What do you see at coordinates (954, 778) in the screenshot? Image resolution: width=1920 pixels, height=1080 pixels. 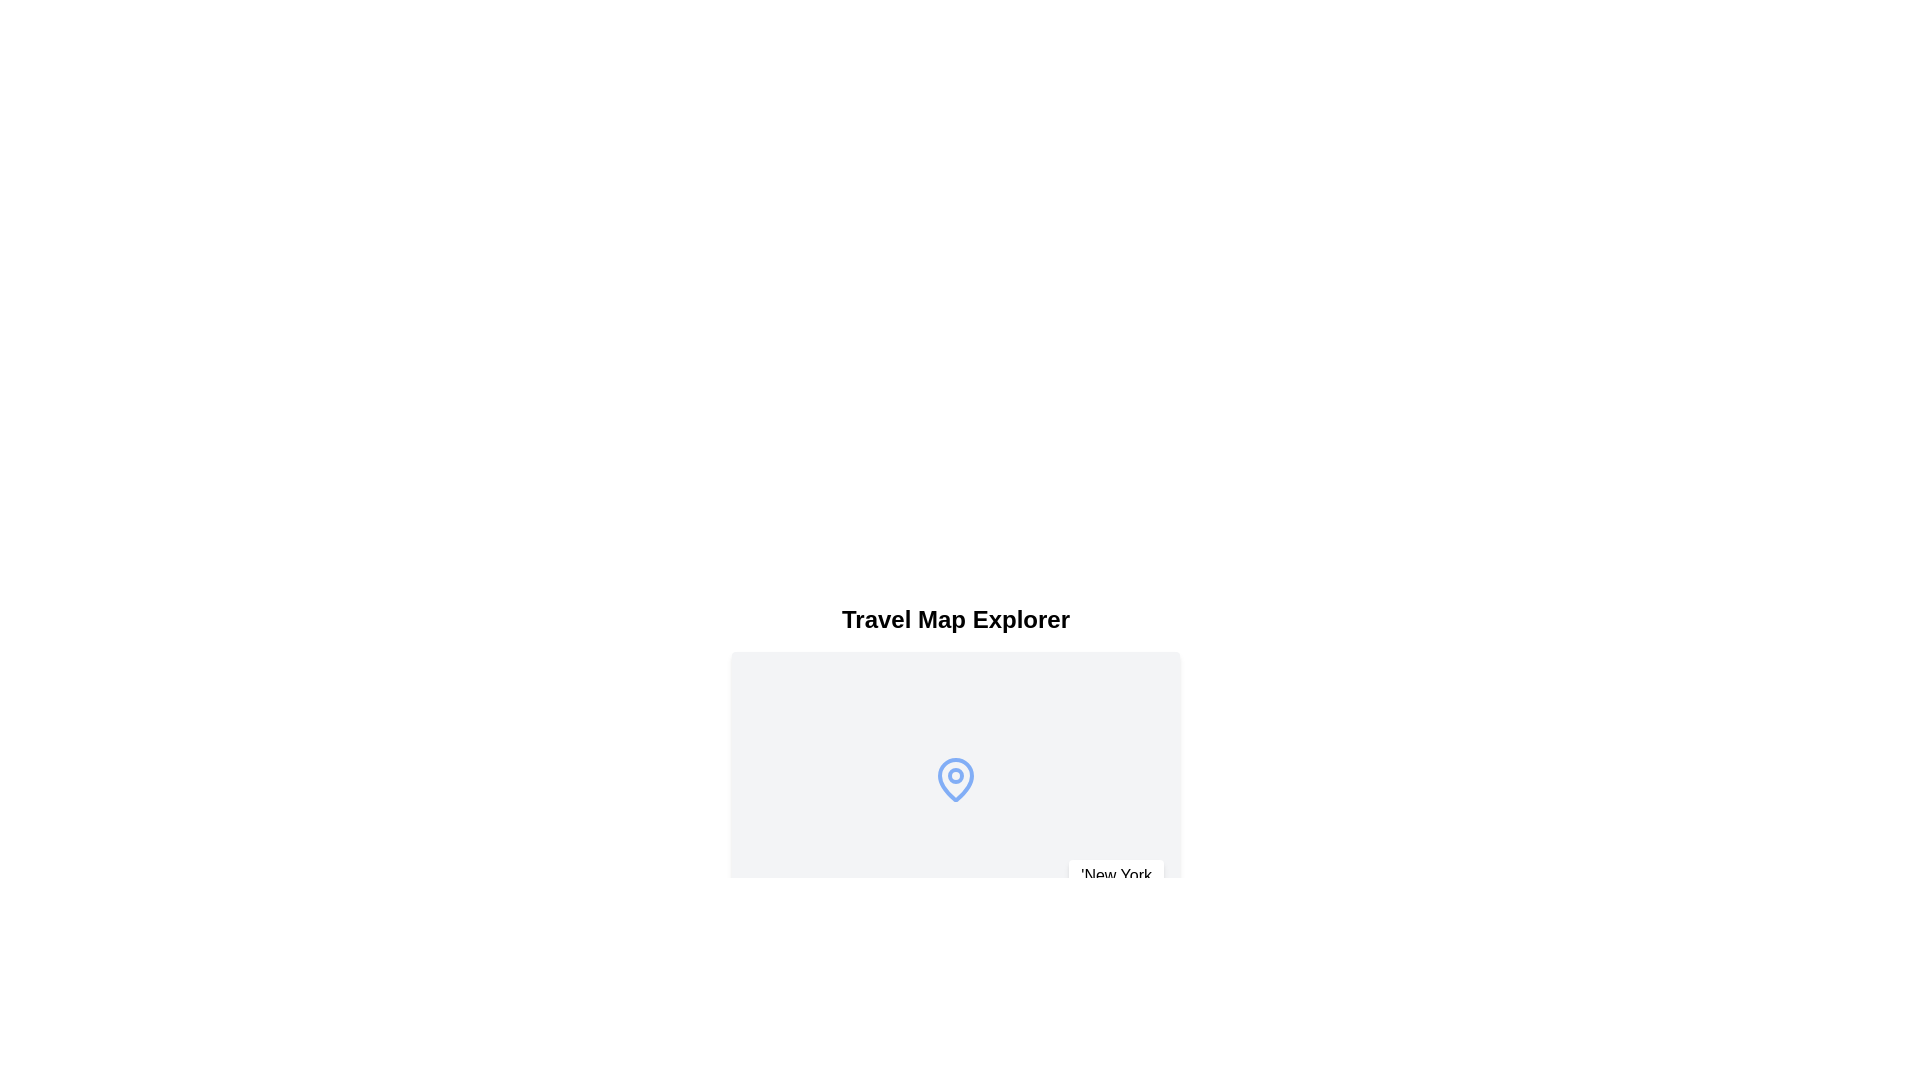 I see `the map marker indicating the city` at bounding box center [954, 778].